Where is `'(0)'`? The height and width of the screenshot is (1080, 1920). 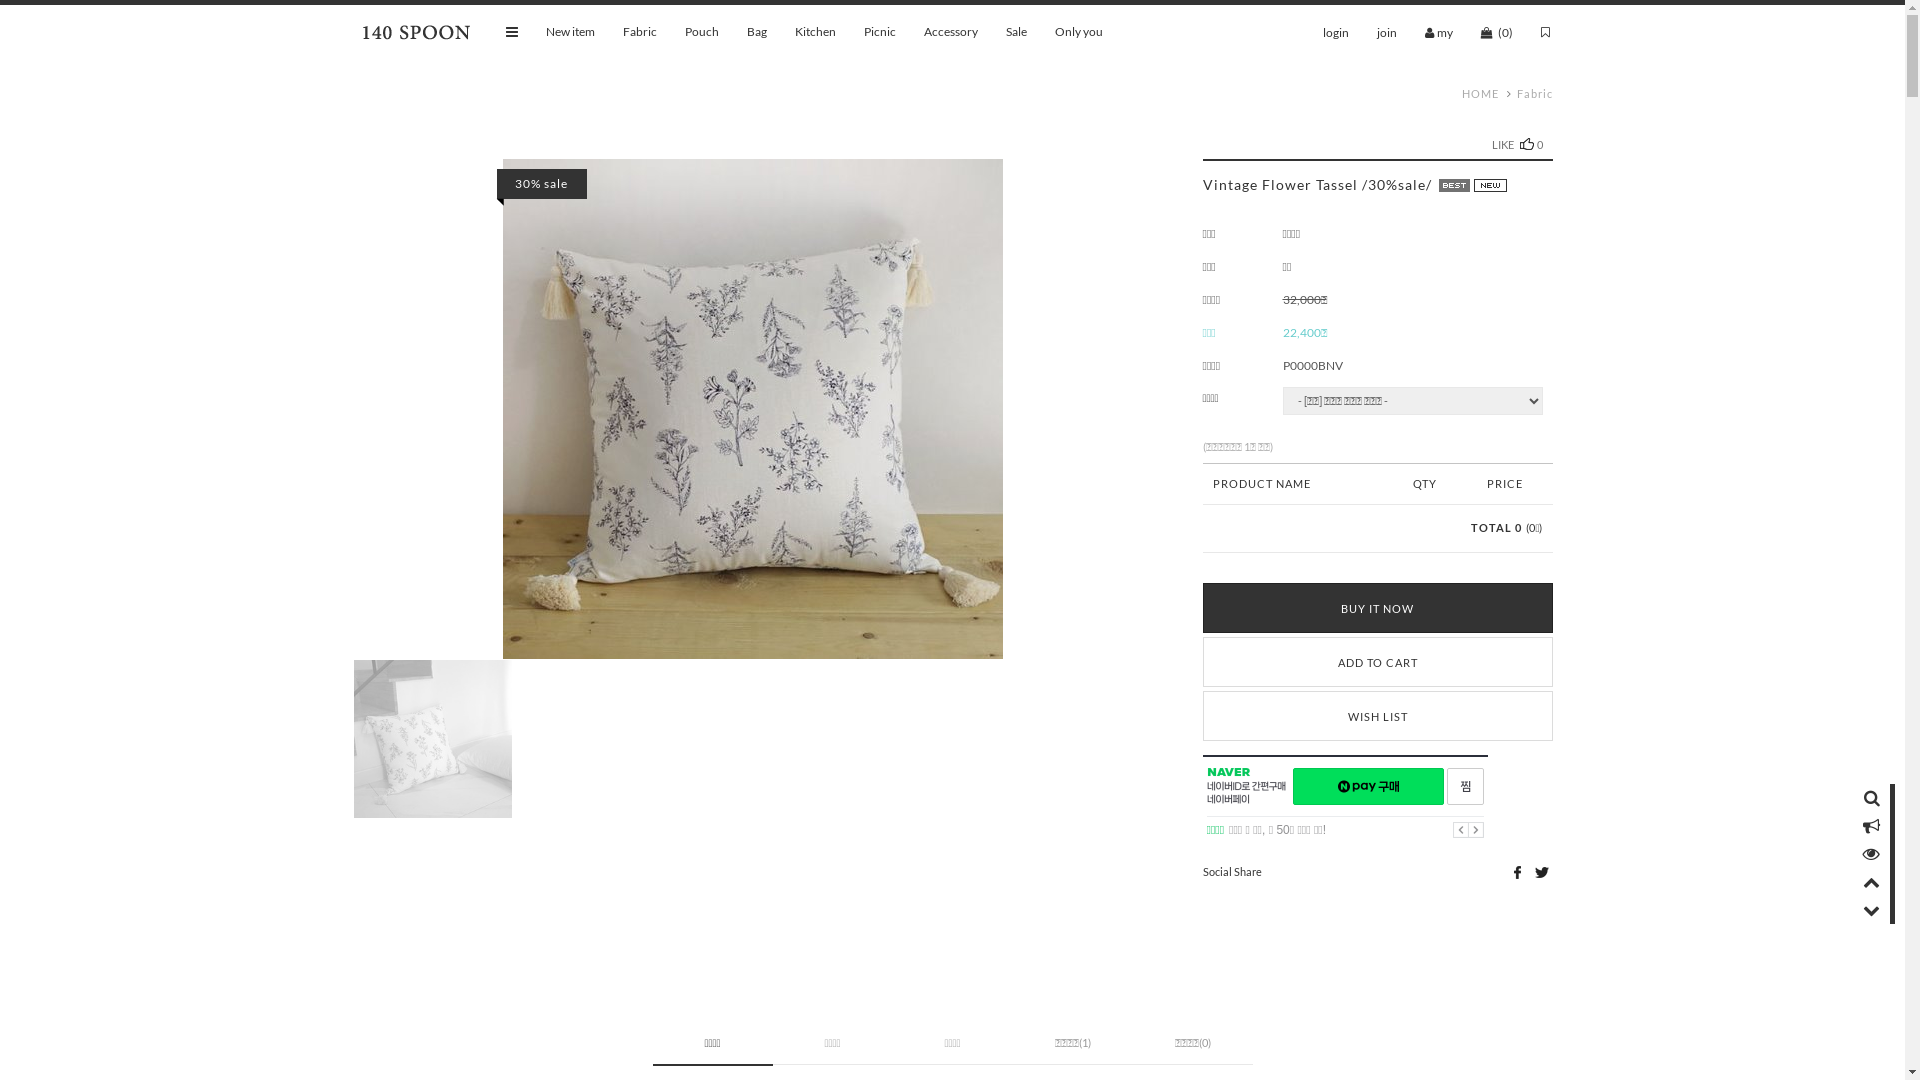
'(0)' is located at coordinates (1496, 31).